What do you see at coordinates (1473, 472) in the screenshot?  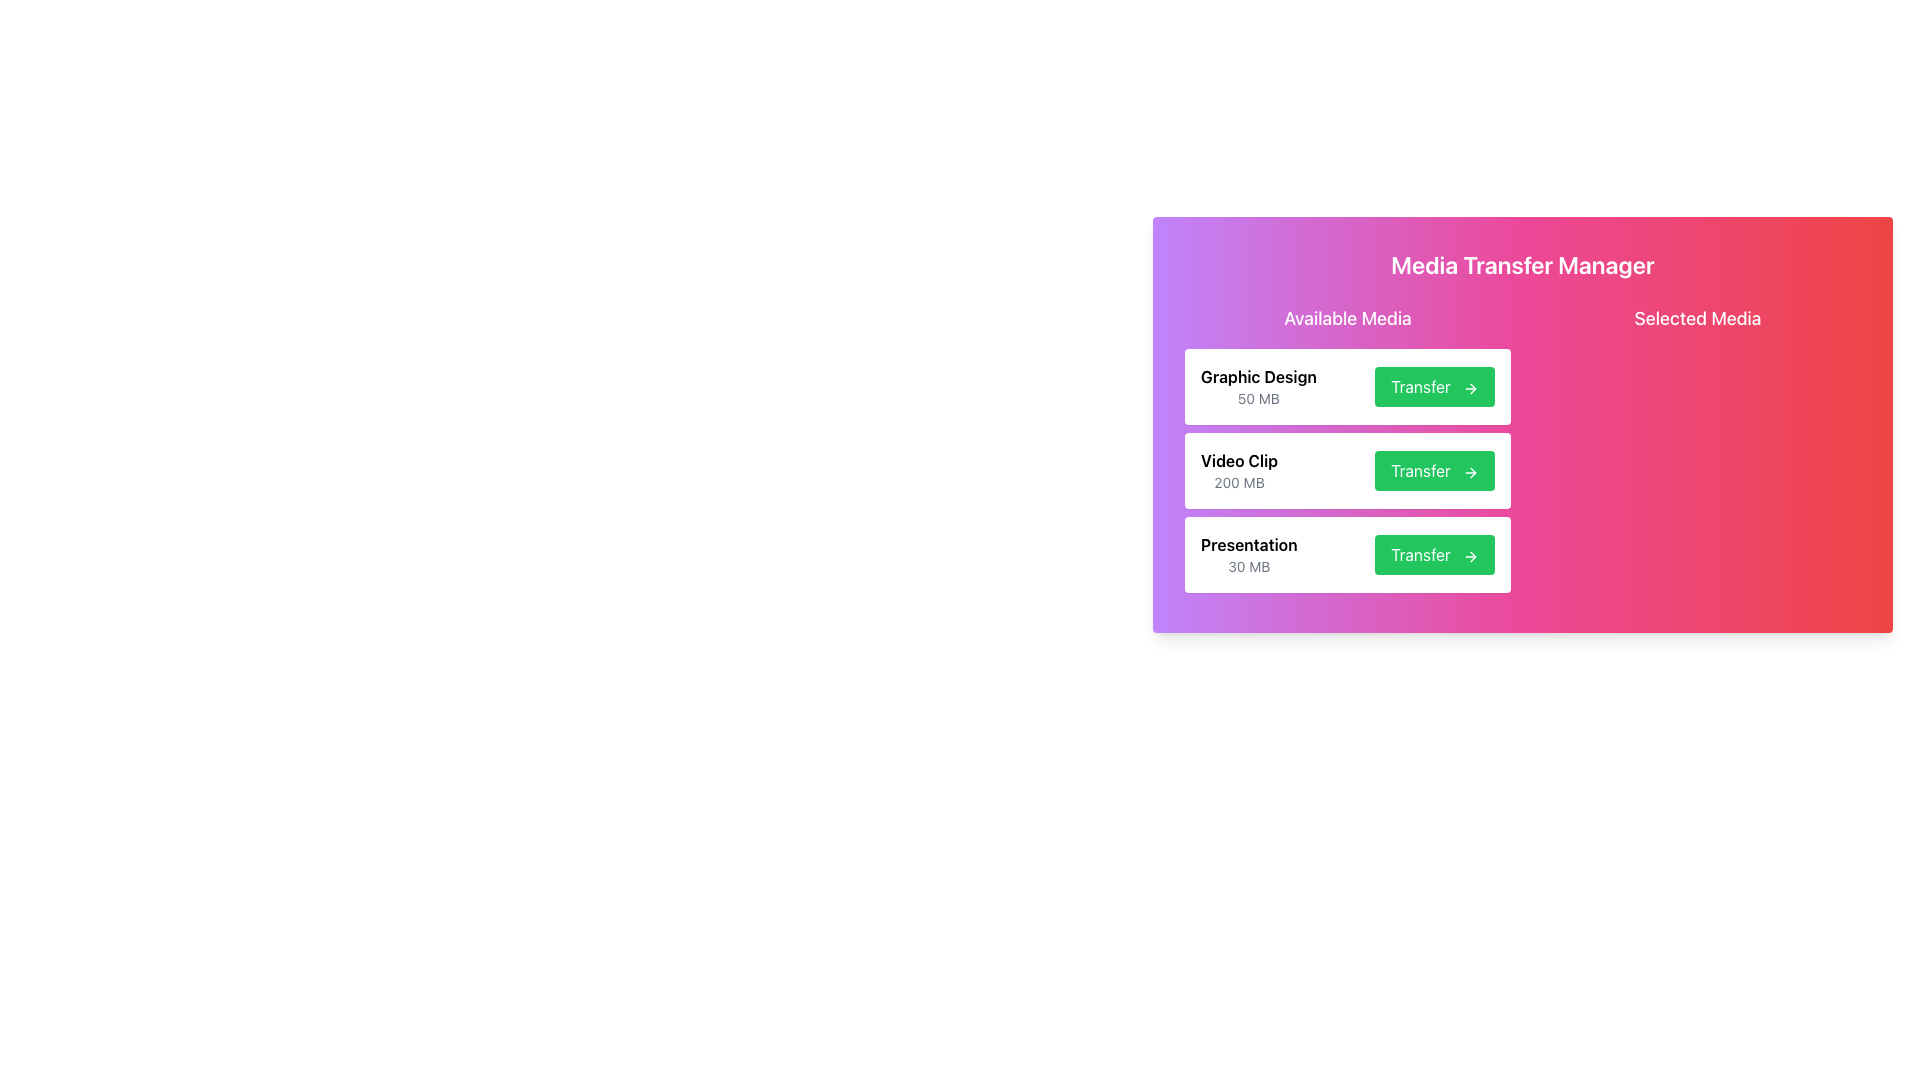 I see `the stylized arrow icon located on the right side of the 'Transfer' button` at bounding box center [1473, 472].